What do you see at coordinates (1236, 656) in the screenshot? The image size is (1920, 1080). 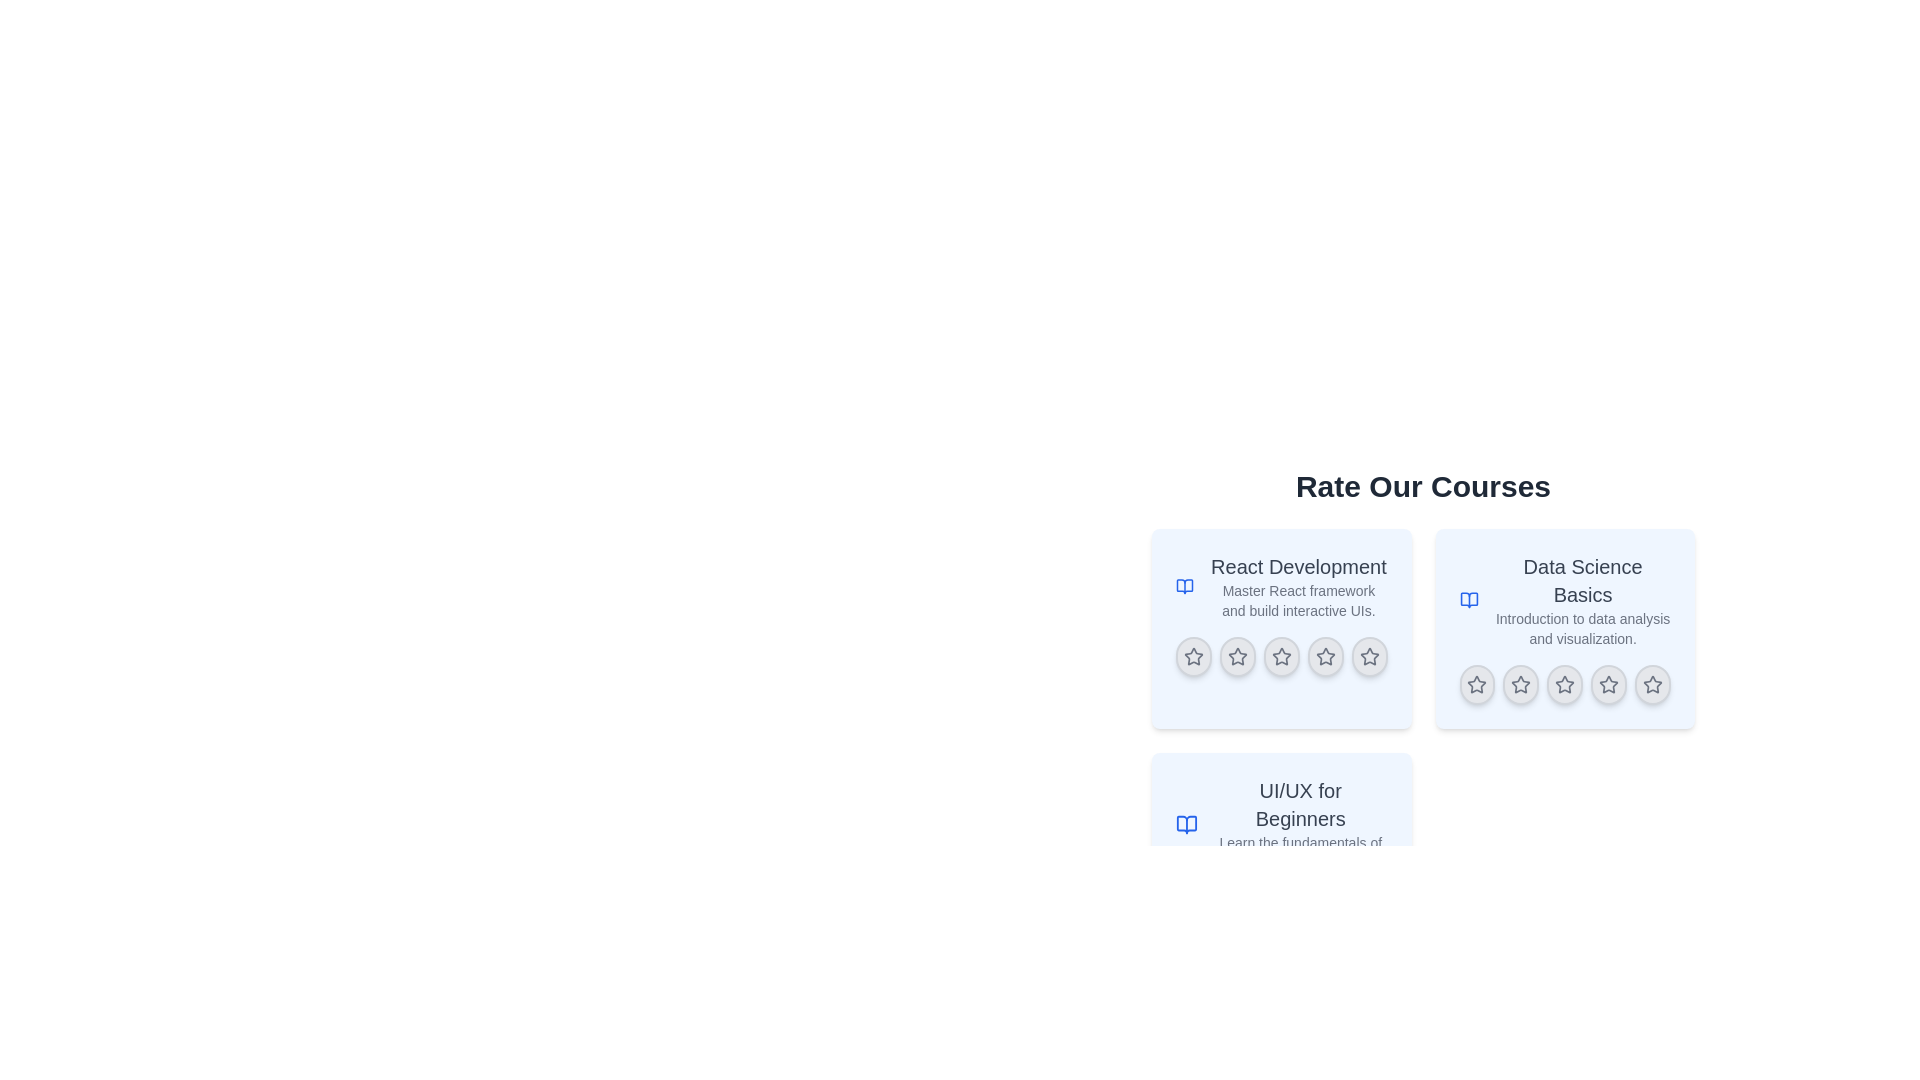 I see `the third SVG star icon in the rating row under the 'React Development' course subsection` at bounding box center [1236, 656].